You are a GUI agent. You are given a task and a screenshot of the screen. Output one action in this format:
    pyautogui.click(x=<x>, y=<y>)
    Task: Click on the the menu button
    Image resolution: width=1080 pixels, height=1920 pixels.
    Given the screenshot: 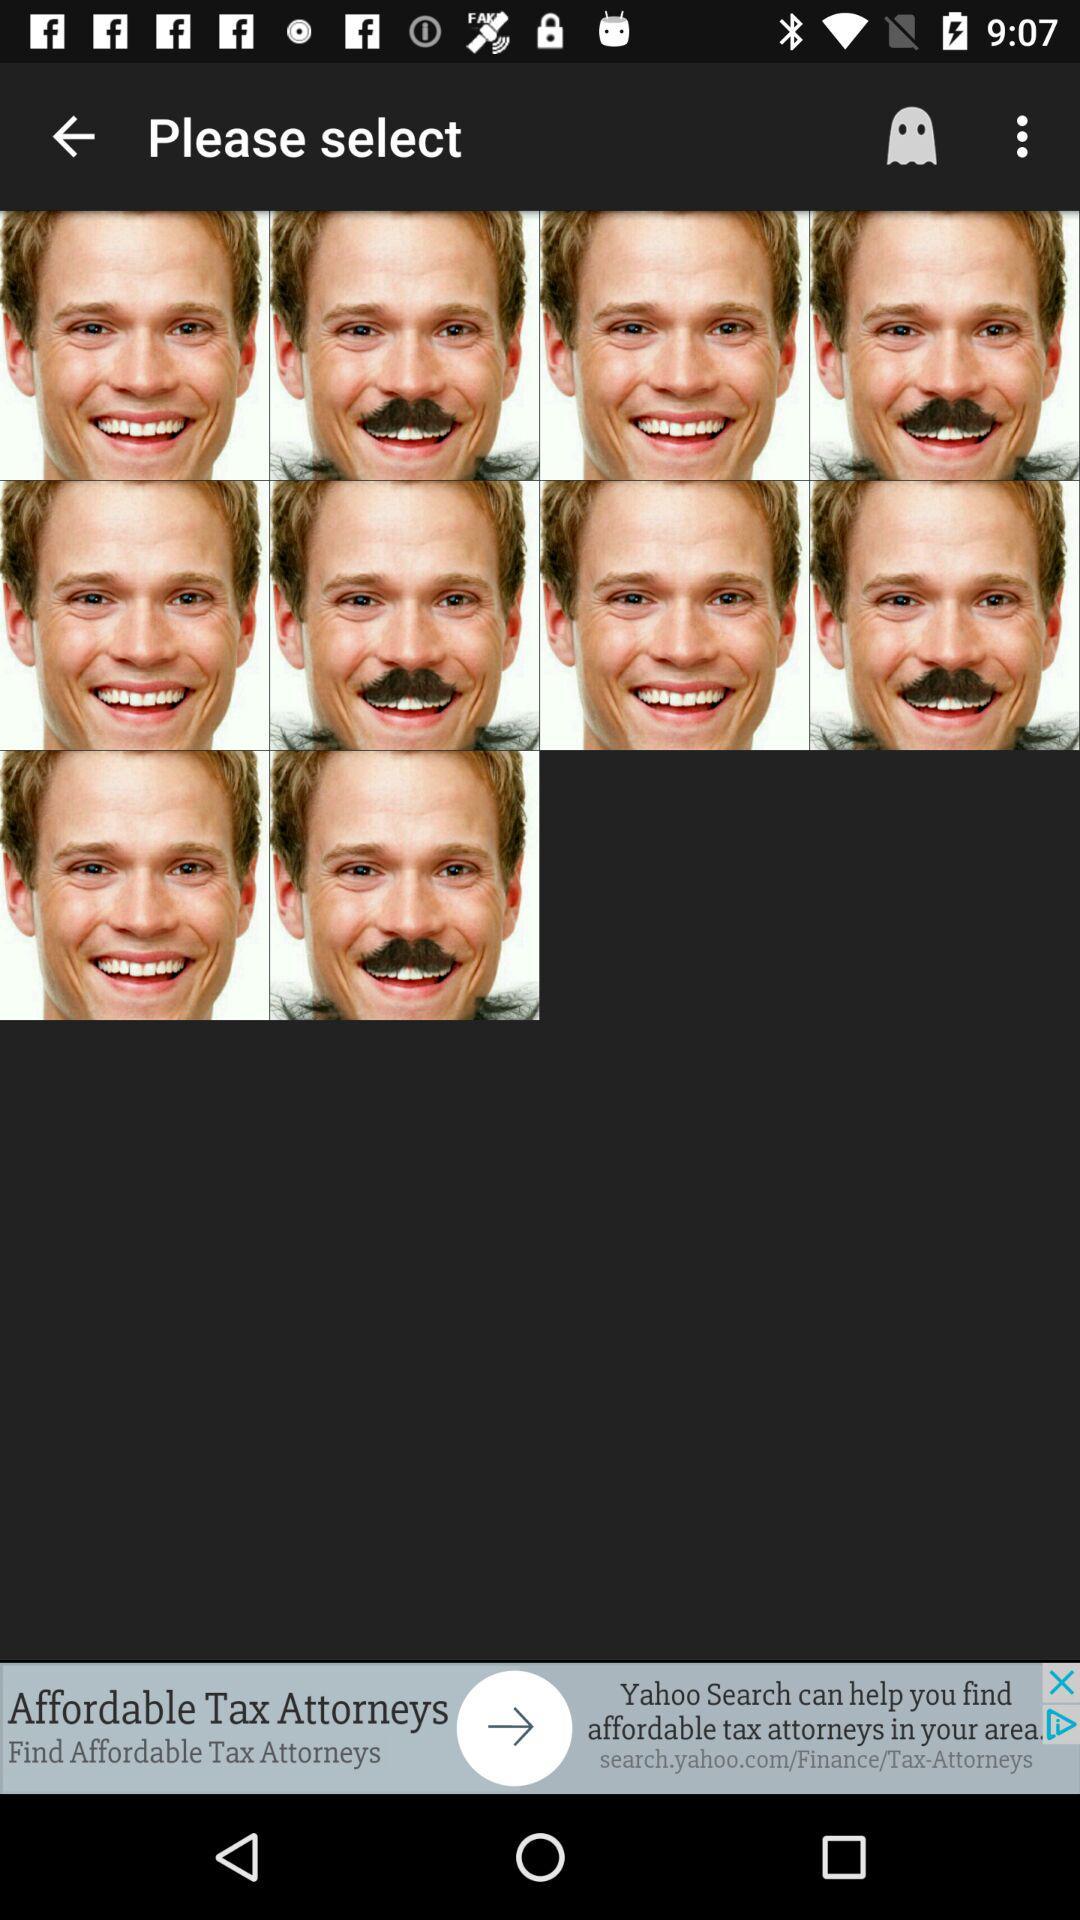 What is the action you would take?
    pyautogui.click(x=1017, y=136)
    